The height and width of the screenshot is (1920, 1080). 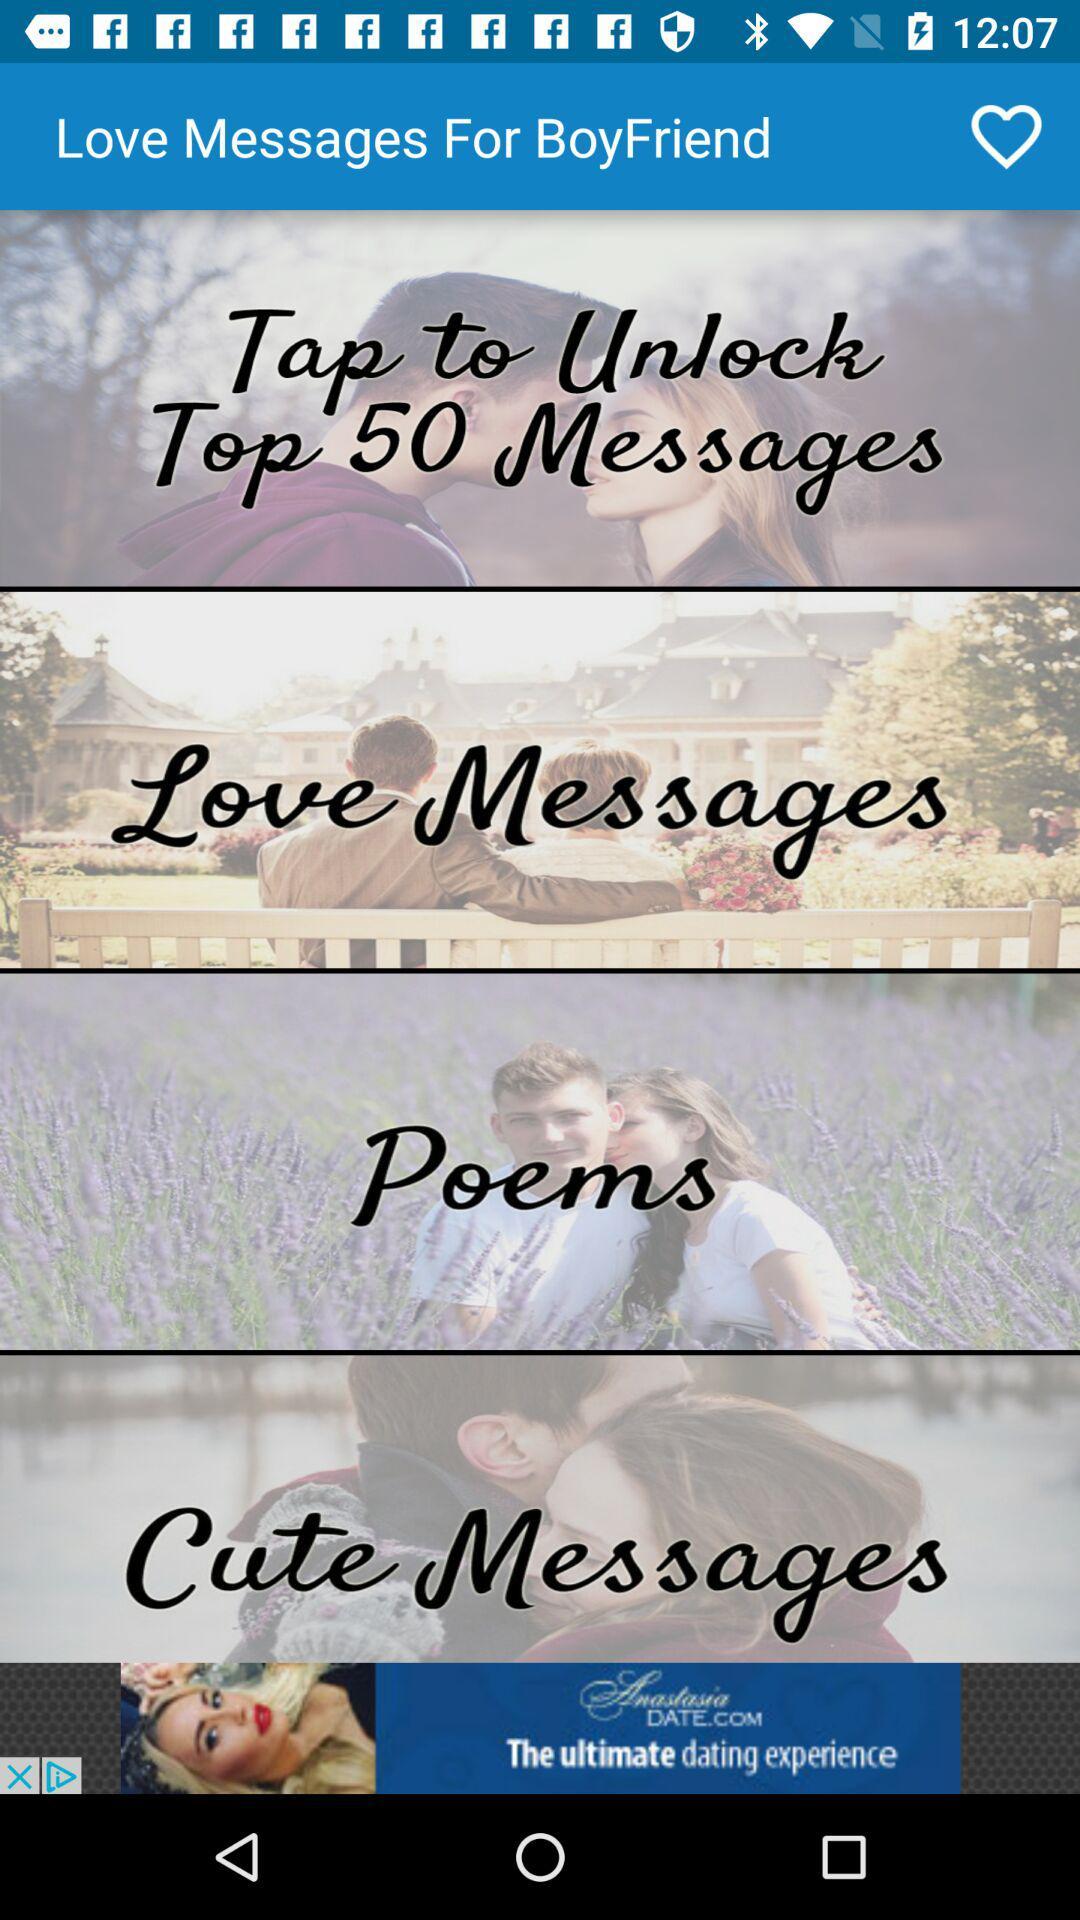 I want to click on af, so click(x=540, y=778).